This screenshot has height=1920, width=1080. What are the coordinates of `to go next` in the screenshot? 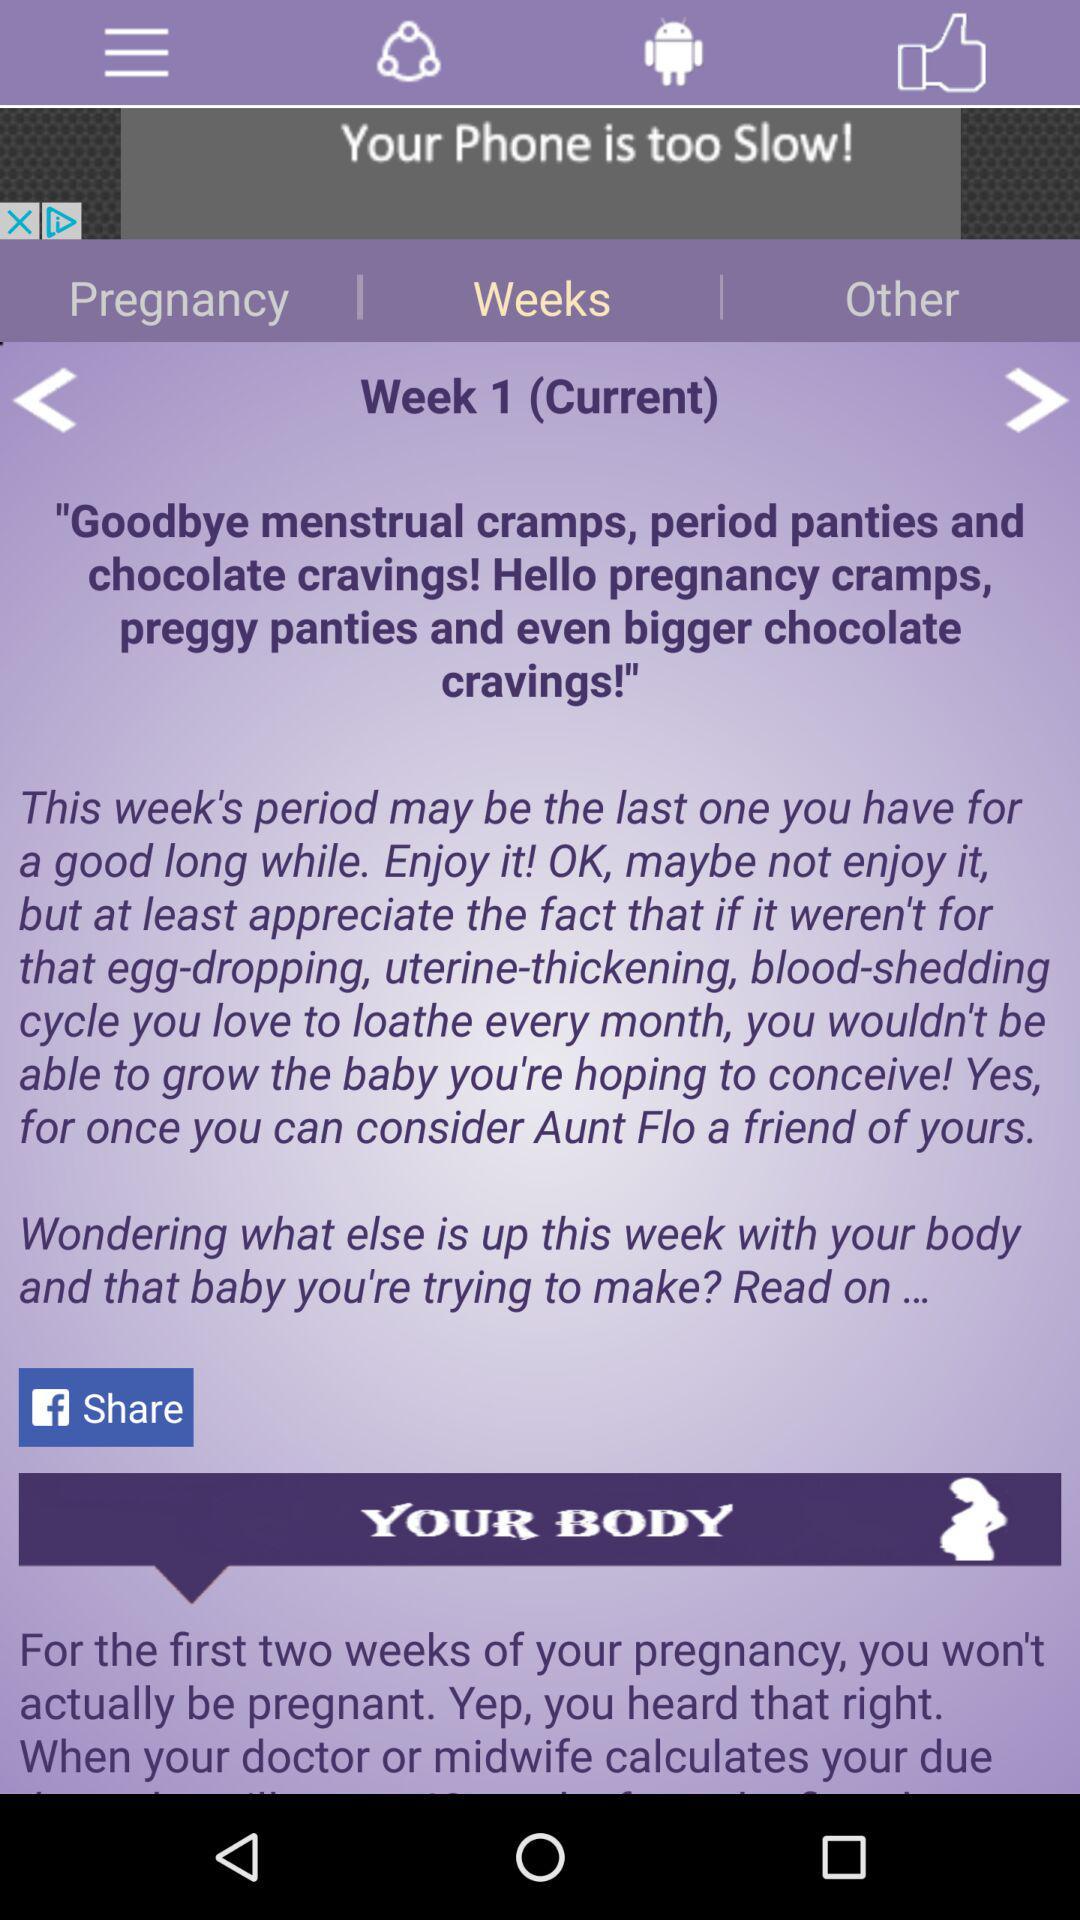 It's located at (1035, 399).